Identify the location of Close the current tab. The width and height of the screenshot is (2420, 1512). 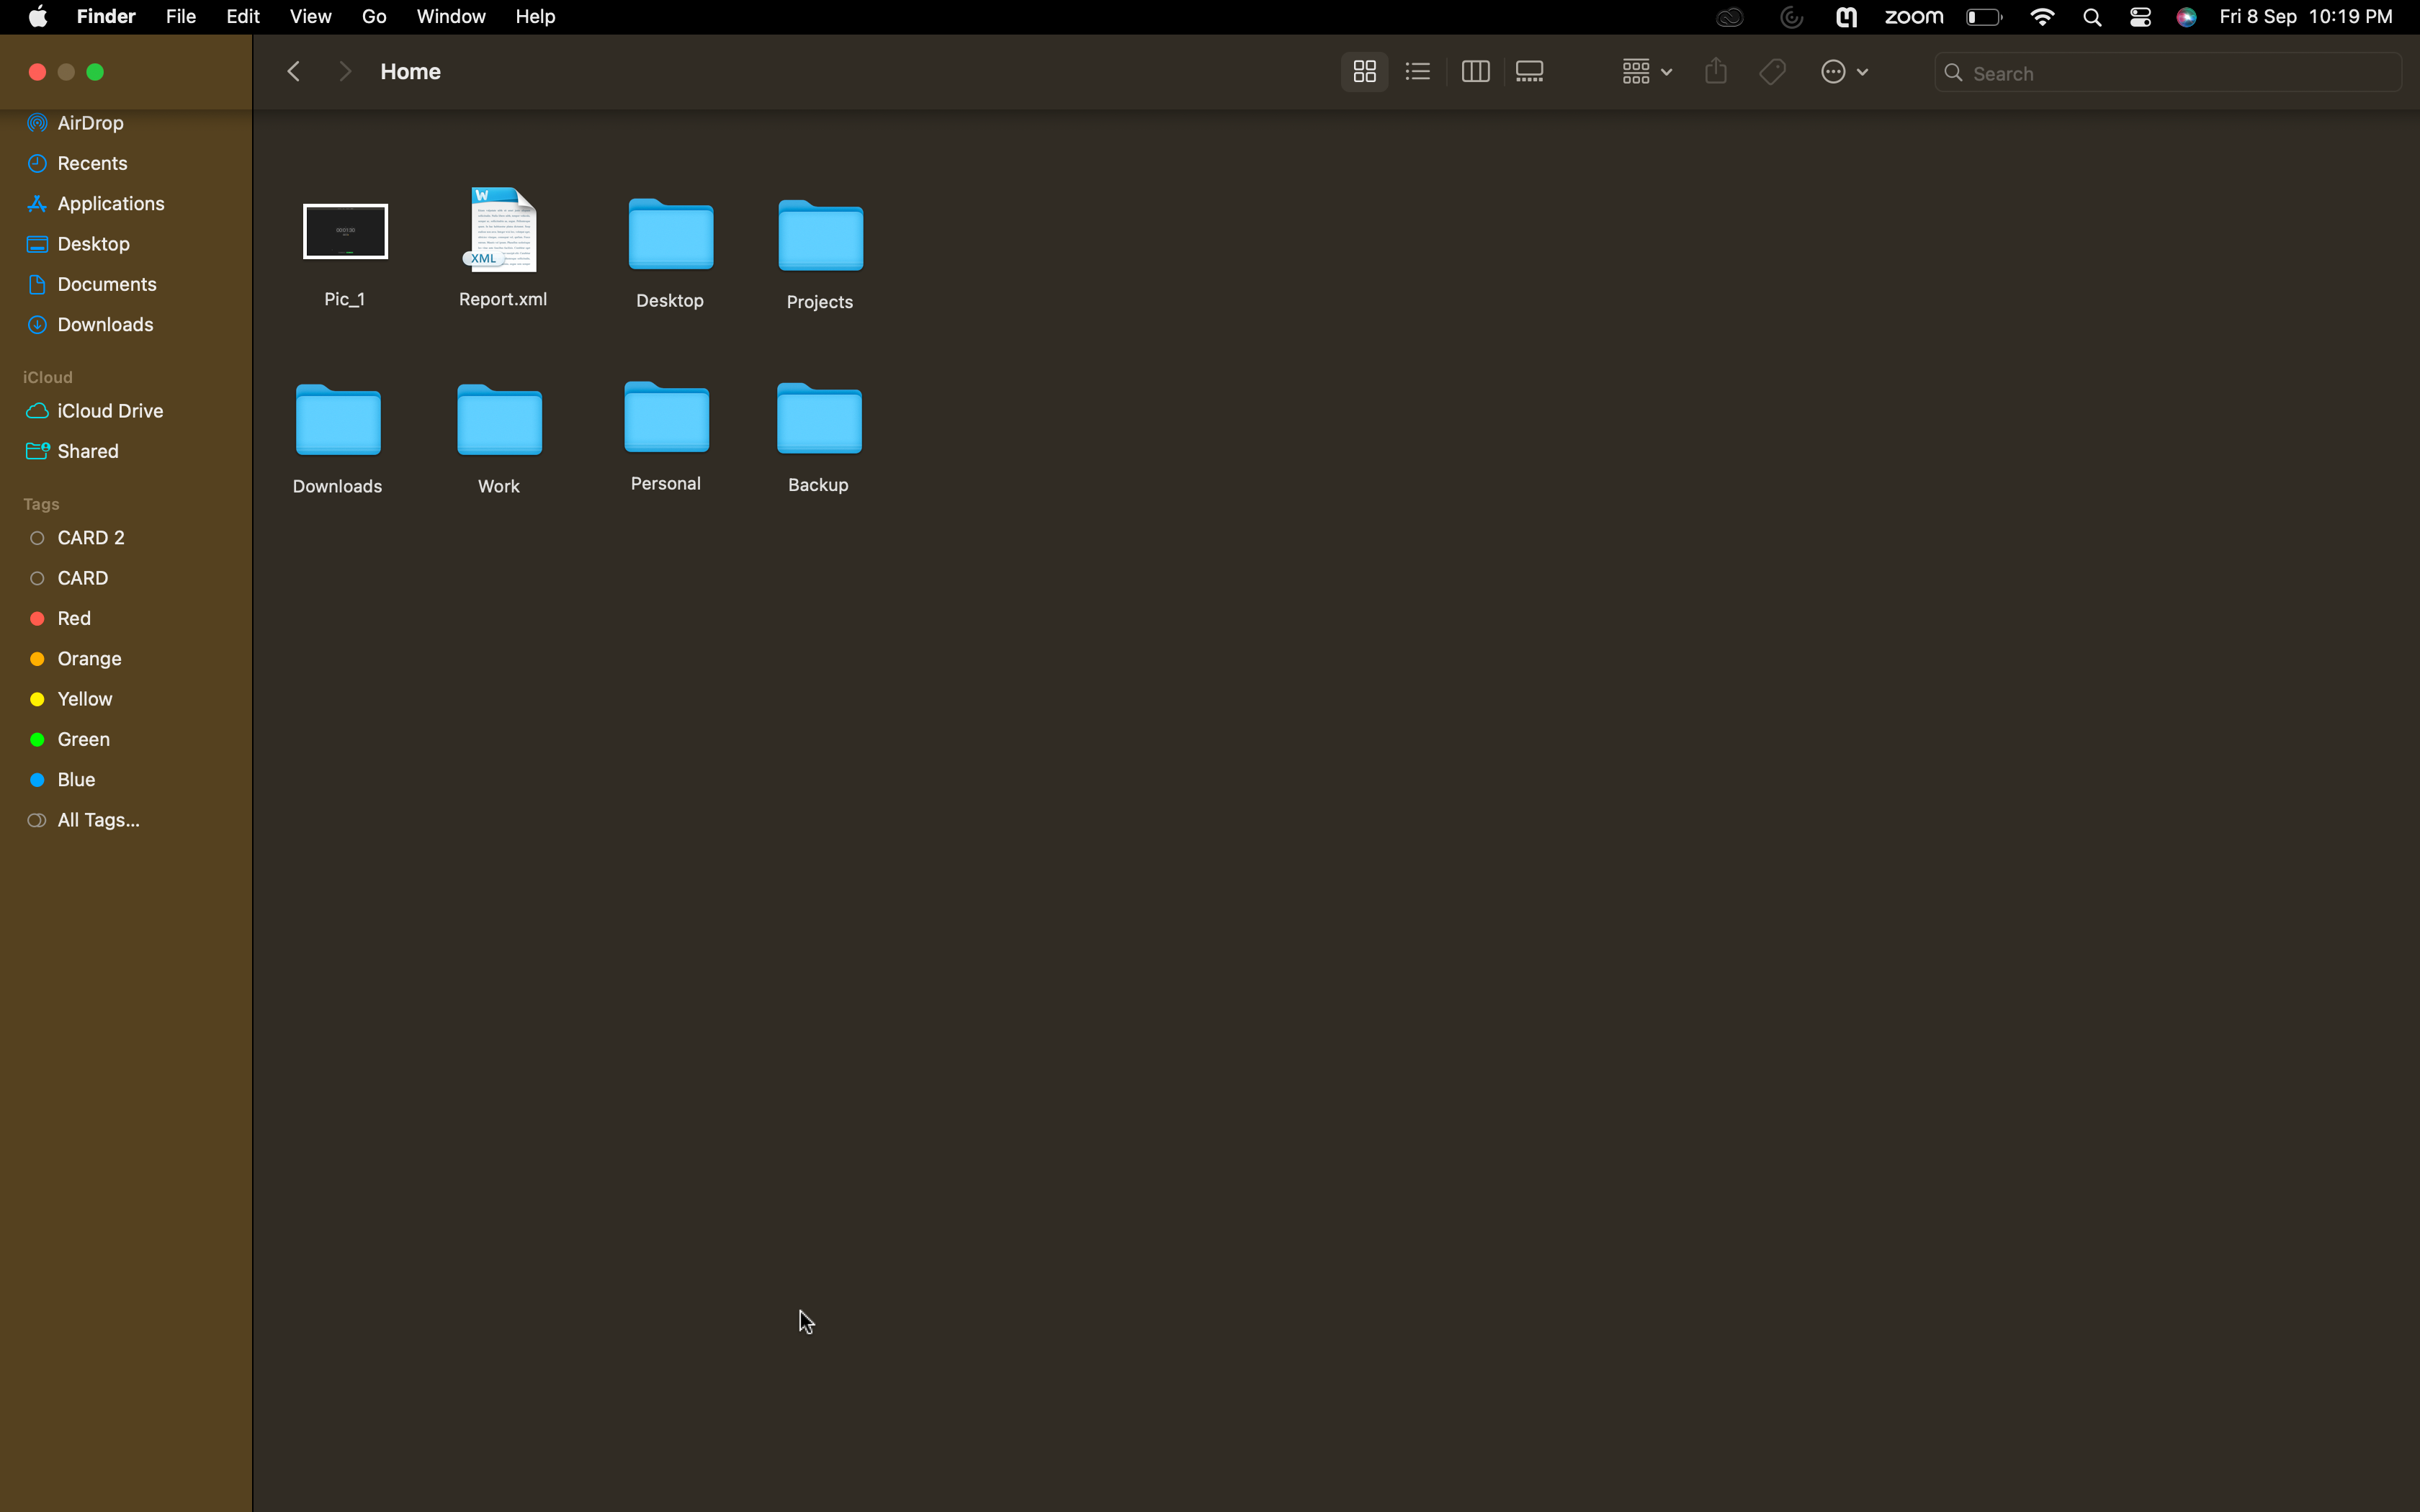
(37, 73).